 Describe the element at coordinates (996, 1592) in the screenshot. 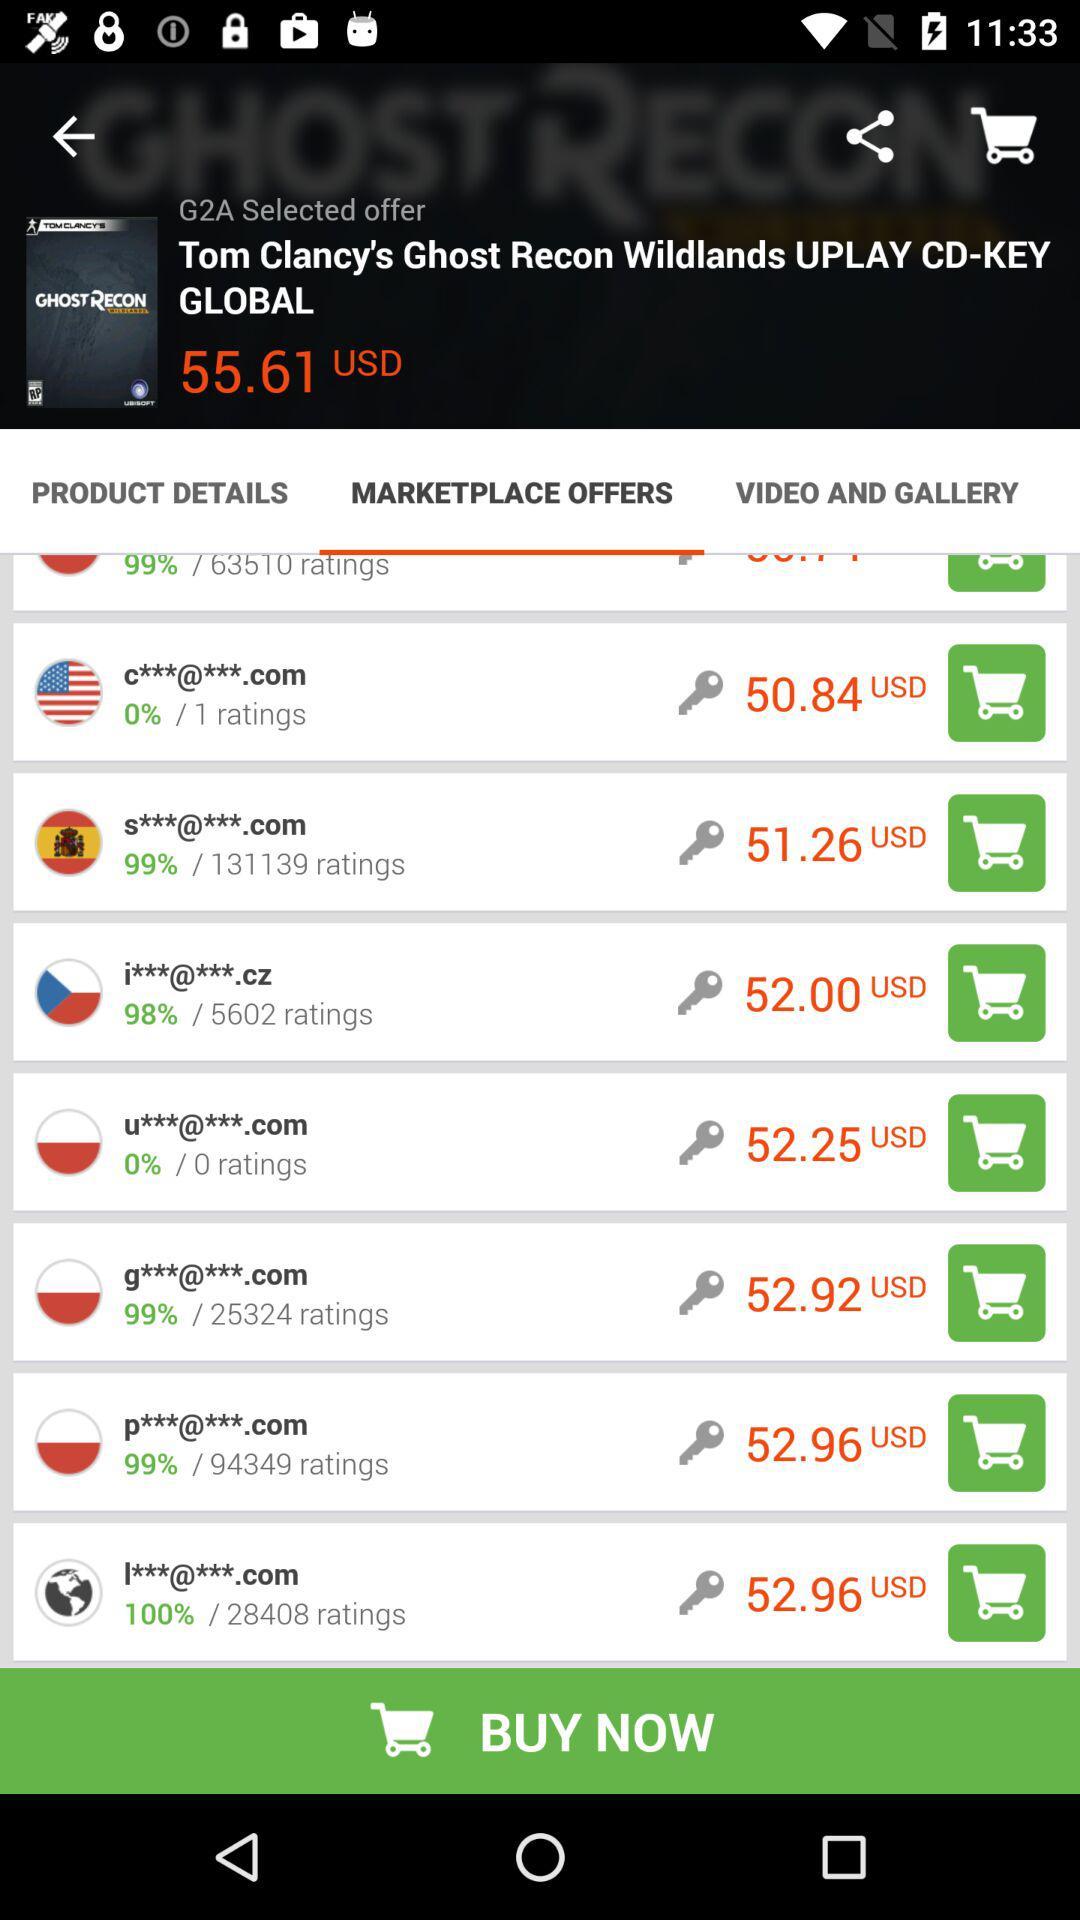

I see `shopping` at that location.